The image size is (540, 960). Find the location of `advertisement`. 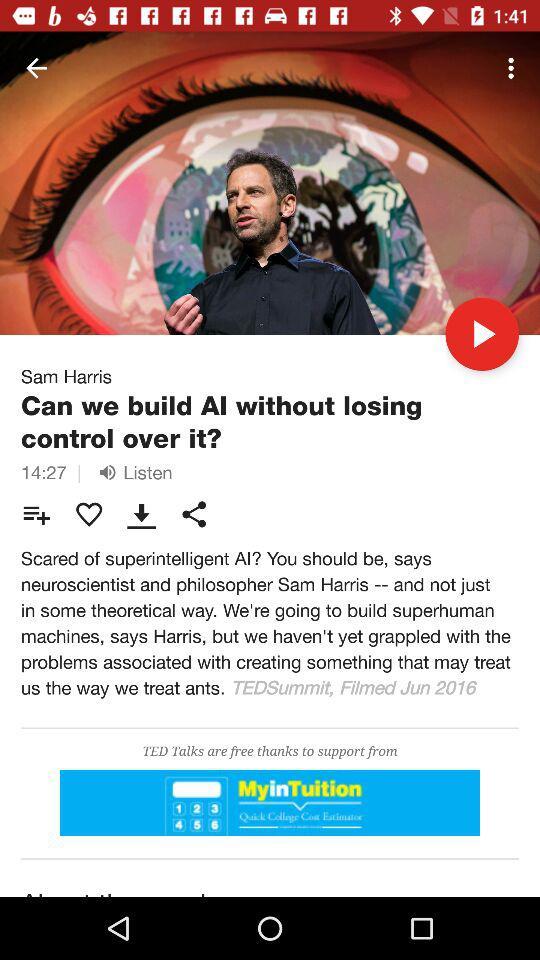

advertisement is located at coordinates (270, 803).